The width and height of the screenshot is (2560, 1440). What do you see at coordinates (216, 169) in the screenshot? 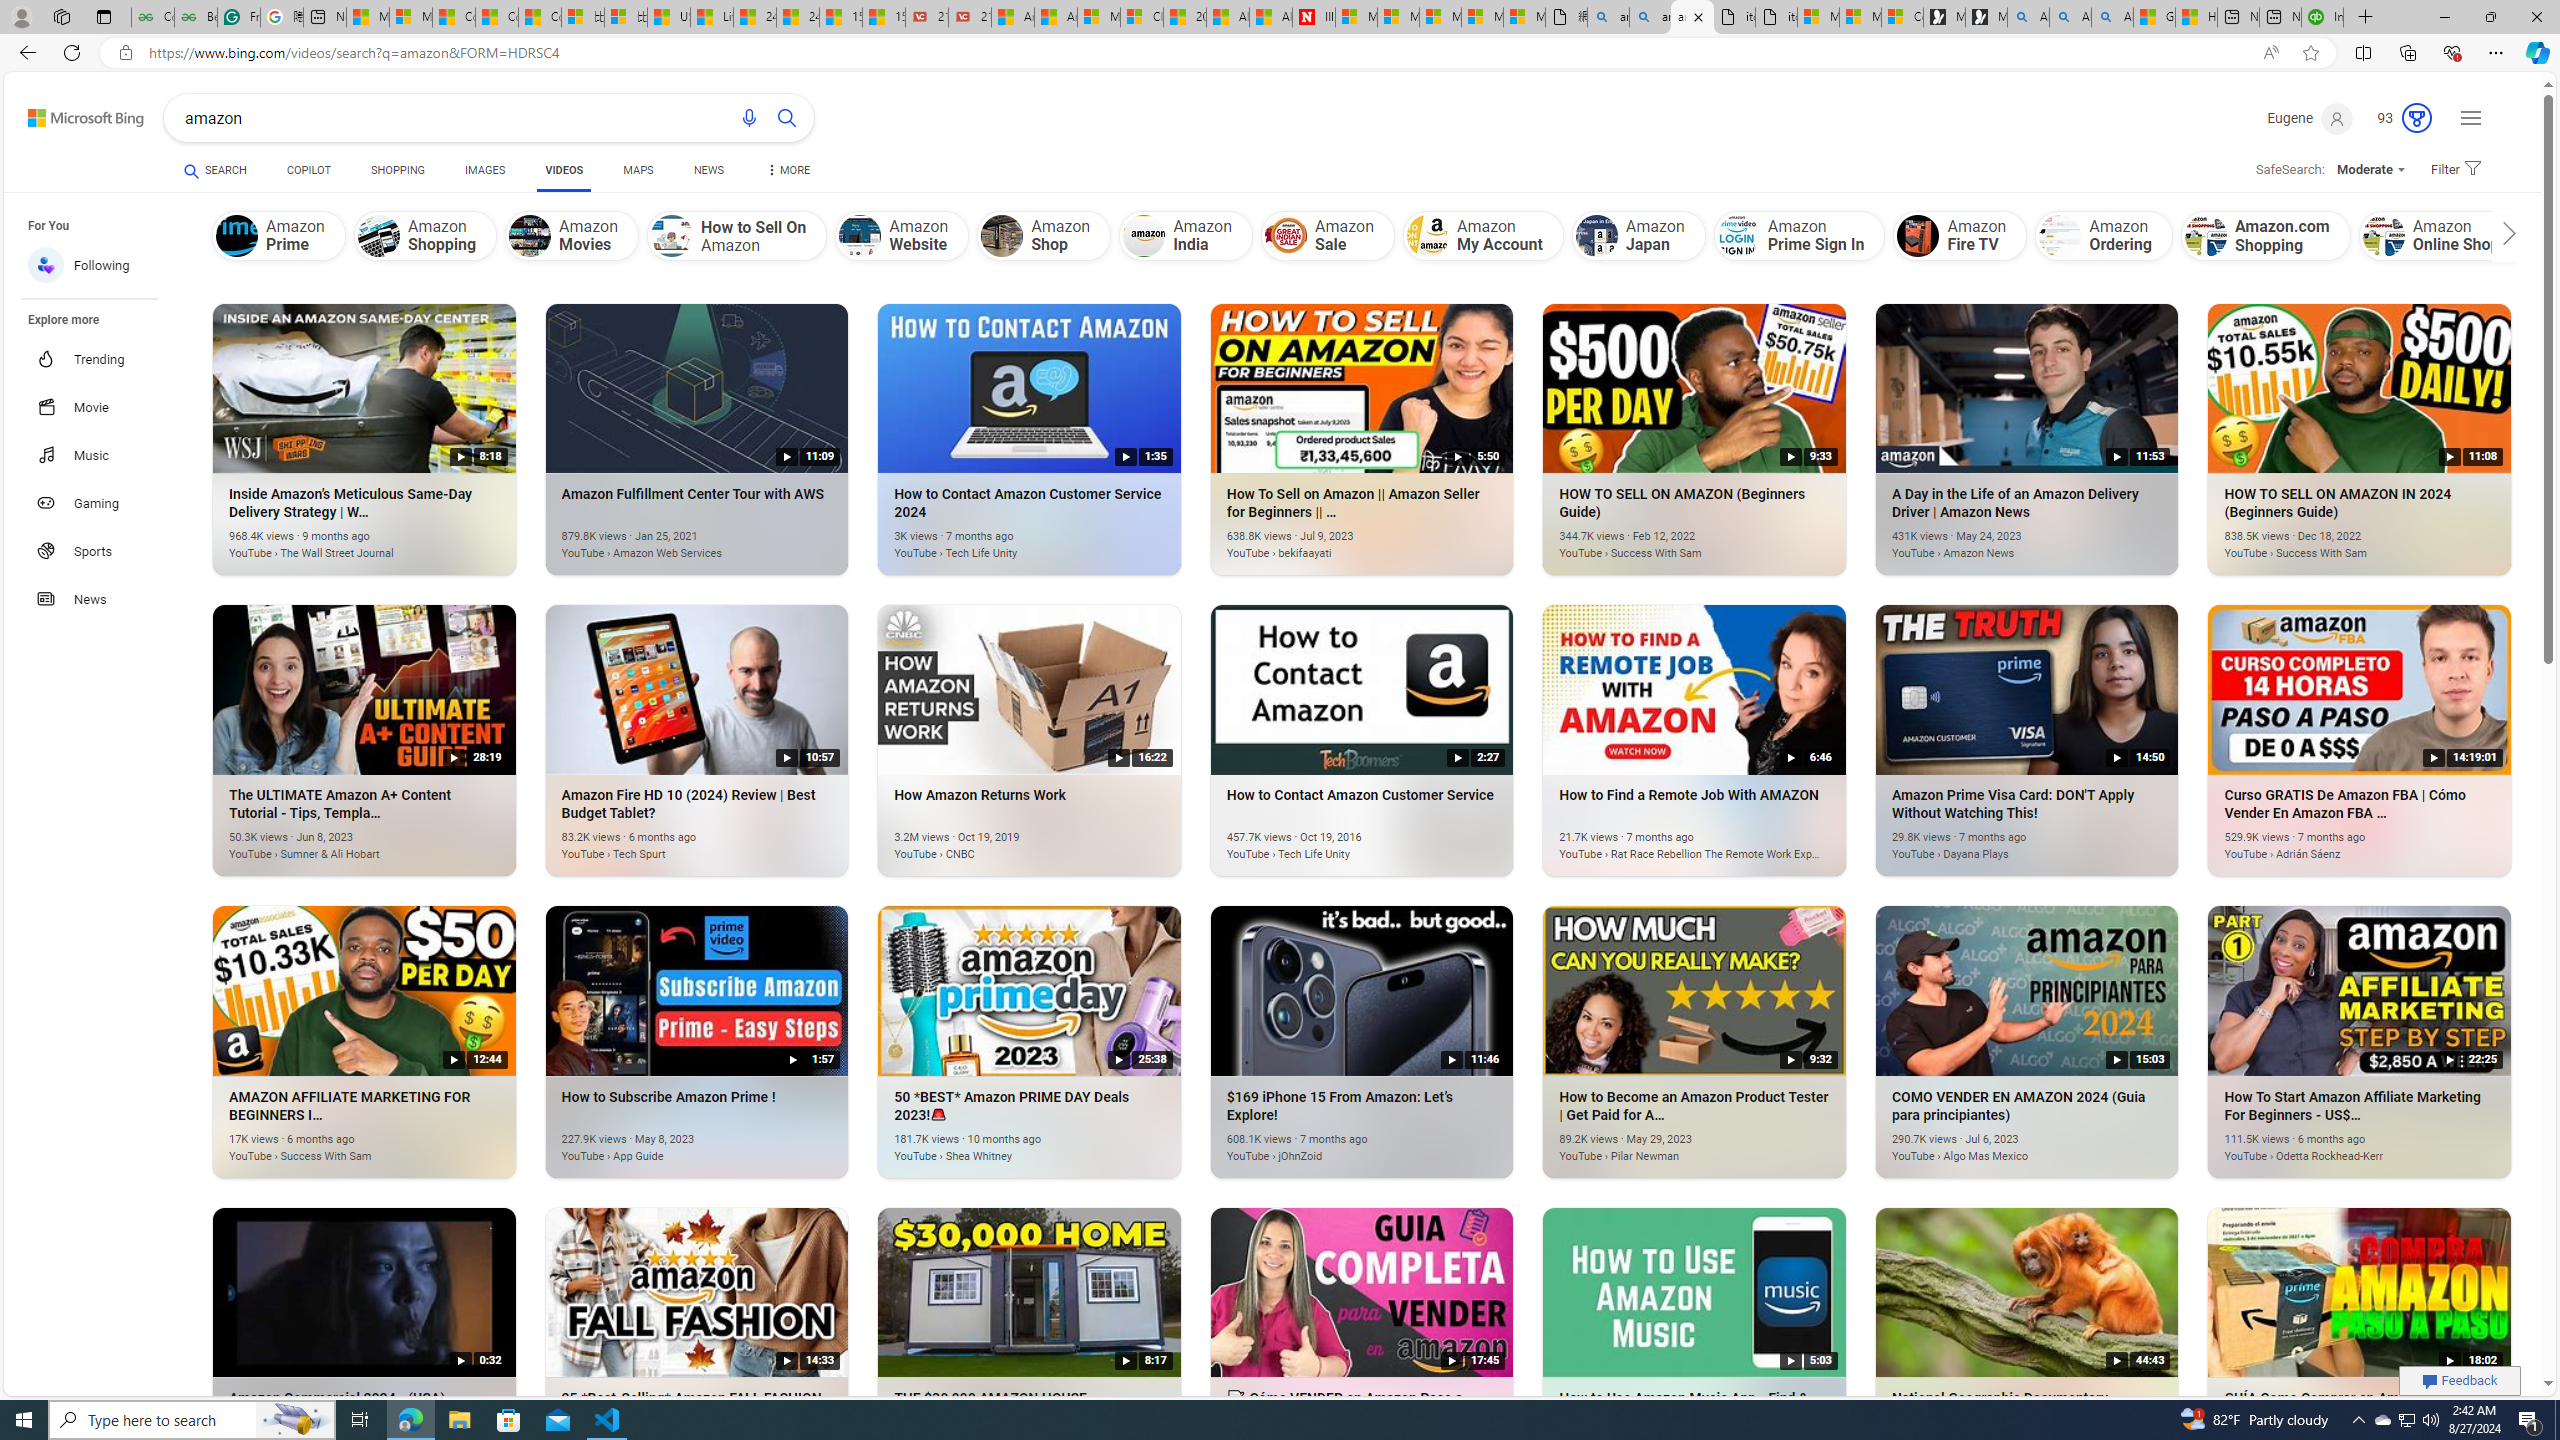
I see `'SEARCH'` at bounding box center [216, 169].